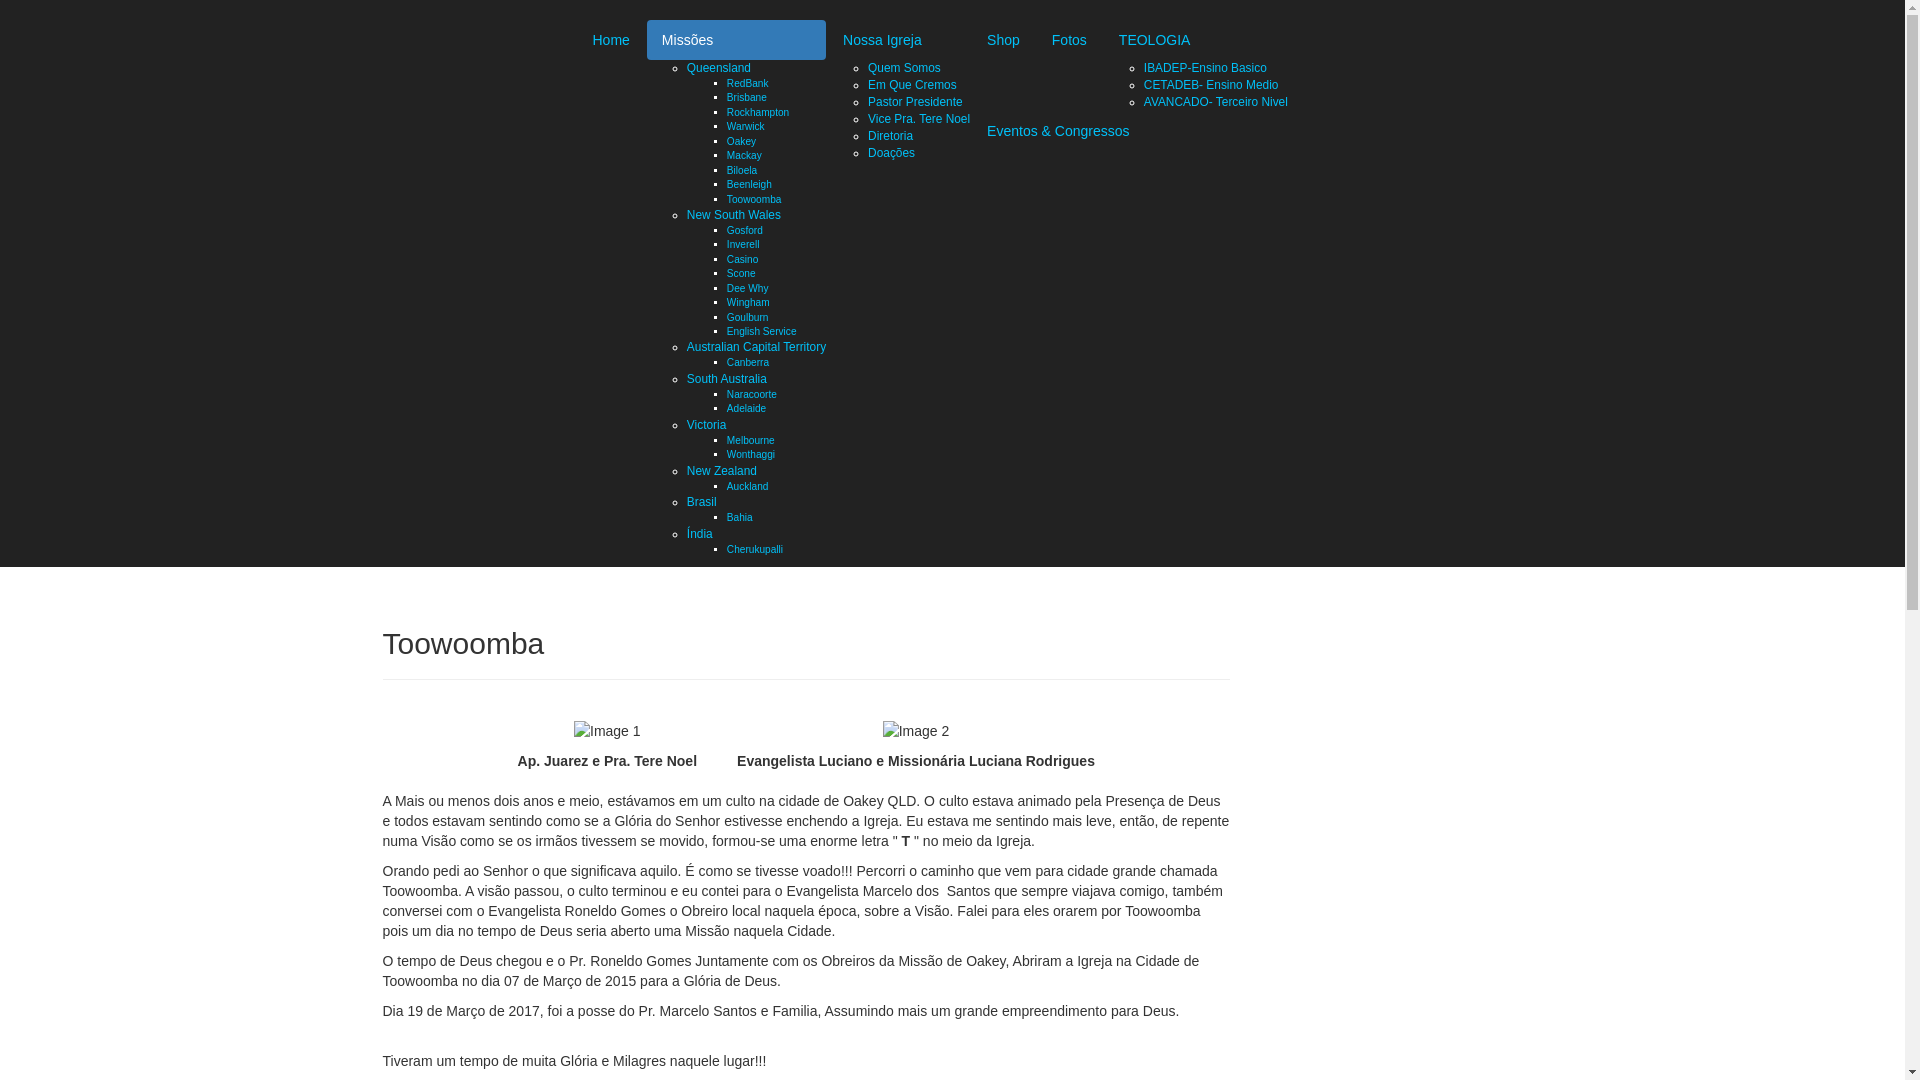 The width and height of the screenshot is (1920, 1080). What do you see at coordinates (749, 454) in the screenshot?
I see `'Wonthaggi'` at bounding box center [749, 454].